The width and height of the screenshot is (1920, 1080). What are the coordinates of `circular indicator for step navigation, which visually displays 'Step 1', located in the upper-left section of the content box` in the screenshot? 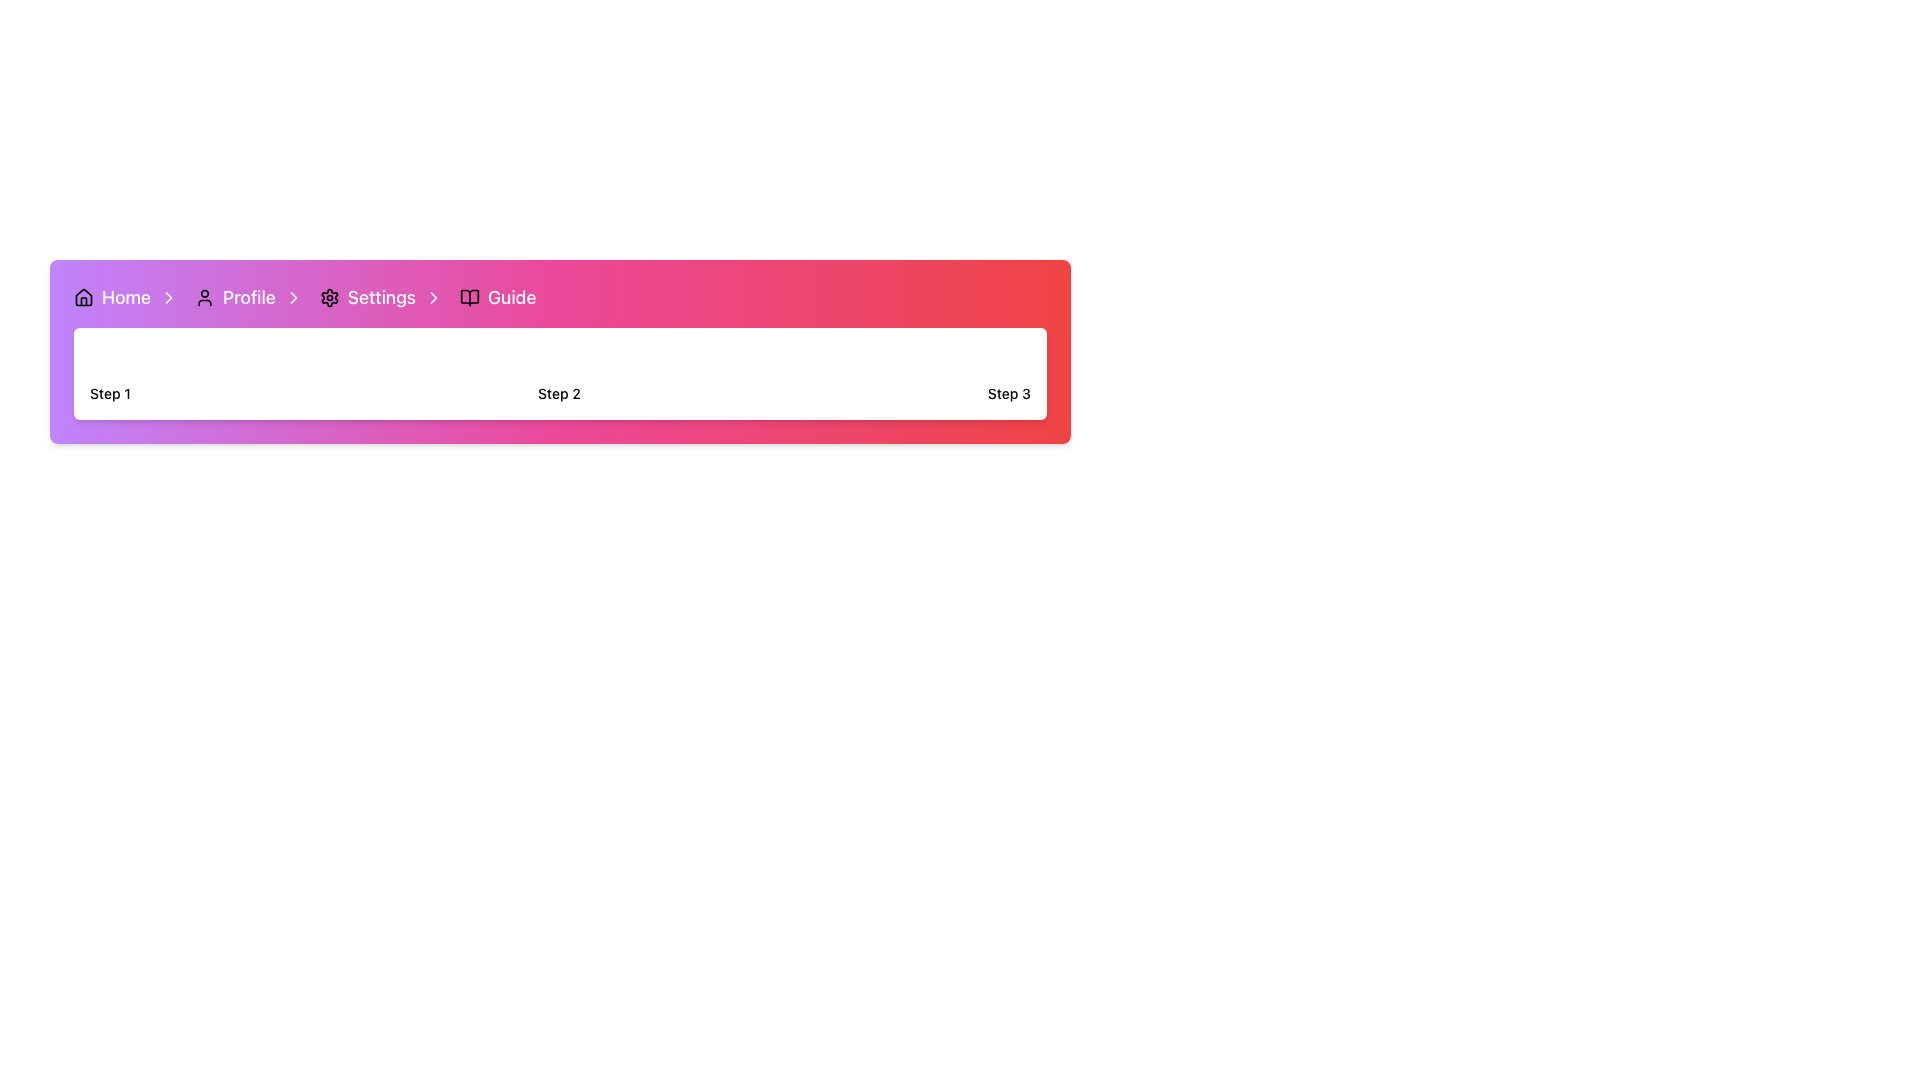 It's located at (109, 358).